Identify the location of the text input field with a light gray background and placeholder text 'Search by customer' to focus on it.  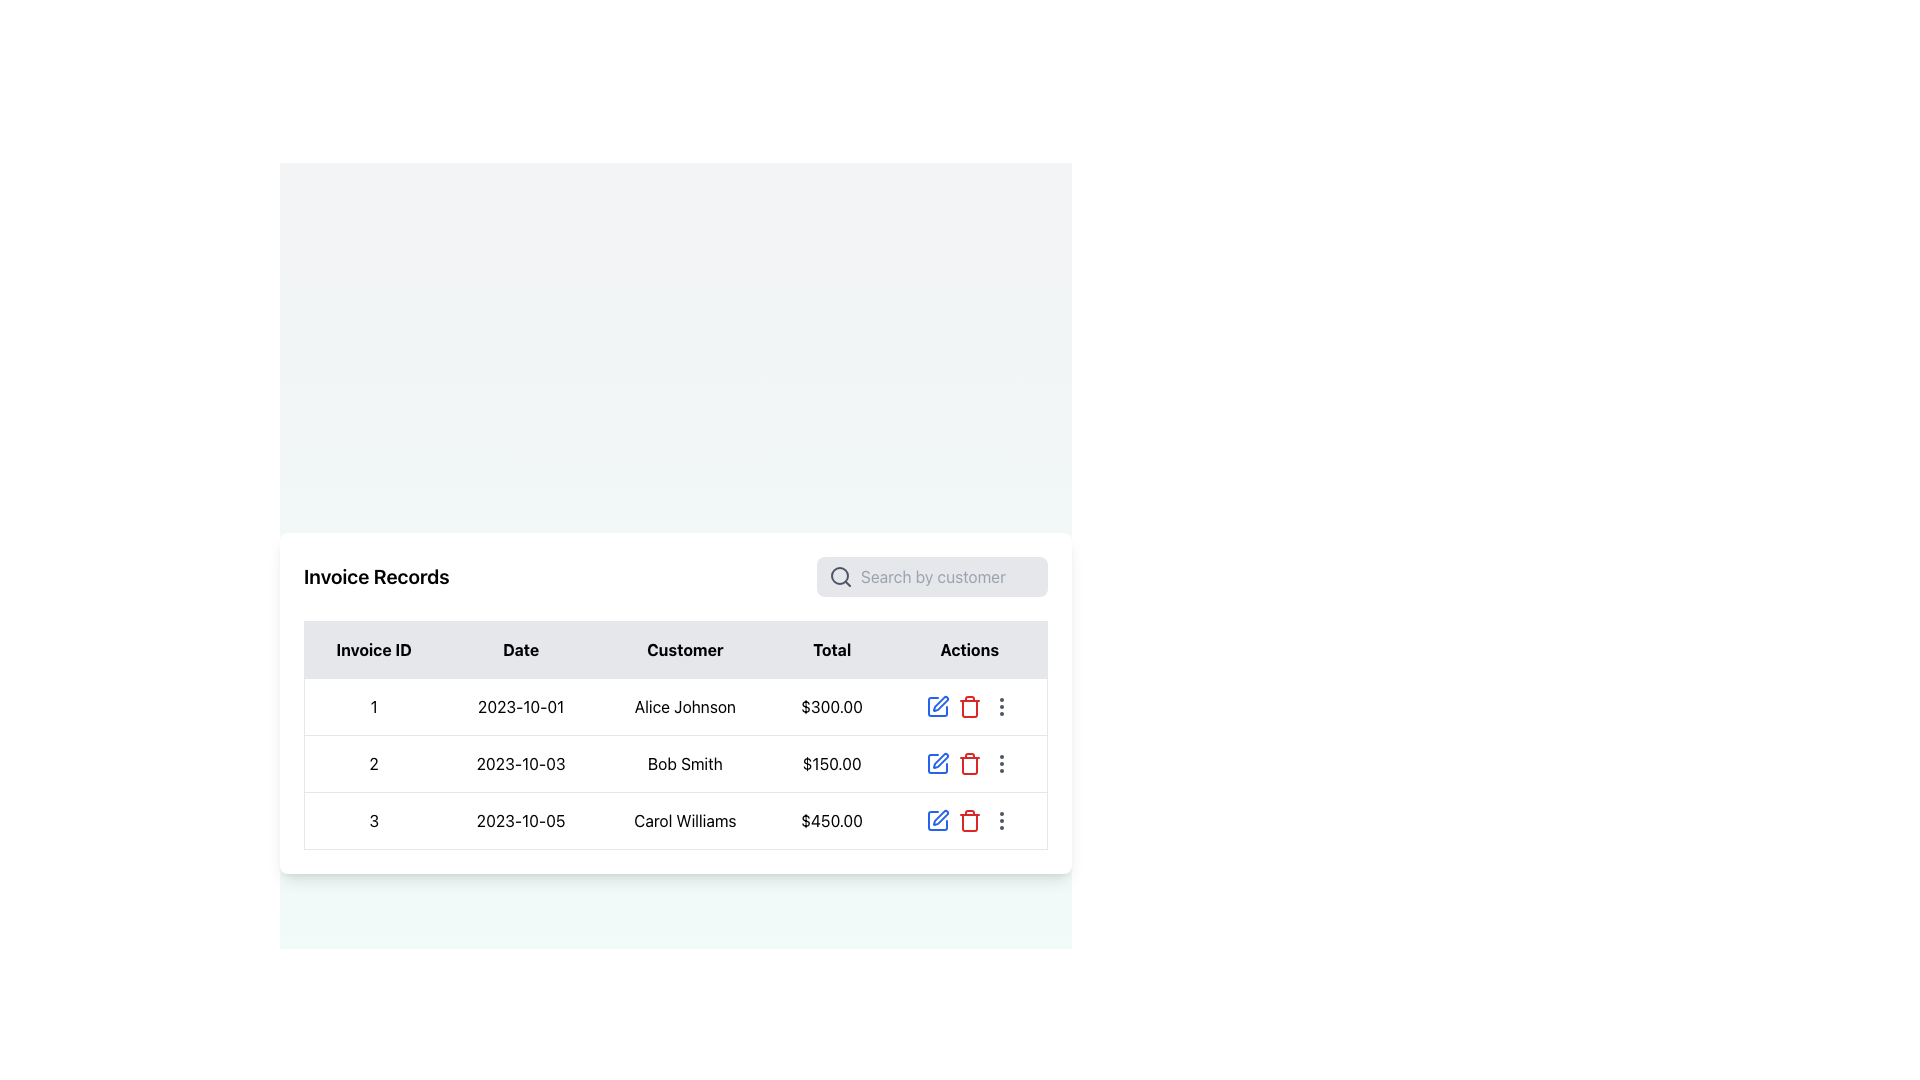
(931, 576).